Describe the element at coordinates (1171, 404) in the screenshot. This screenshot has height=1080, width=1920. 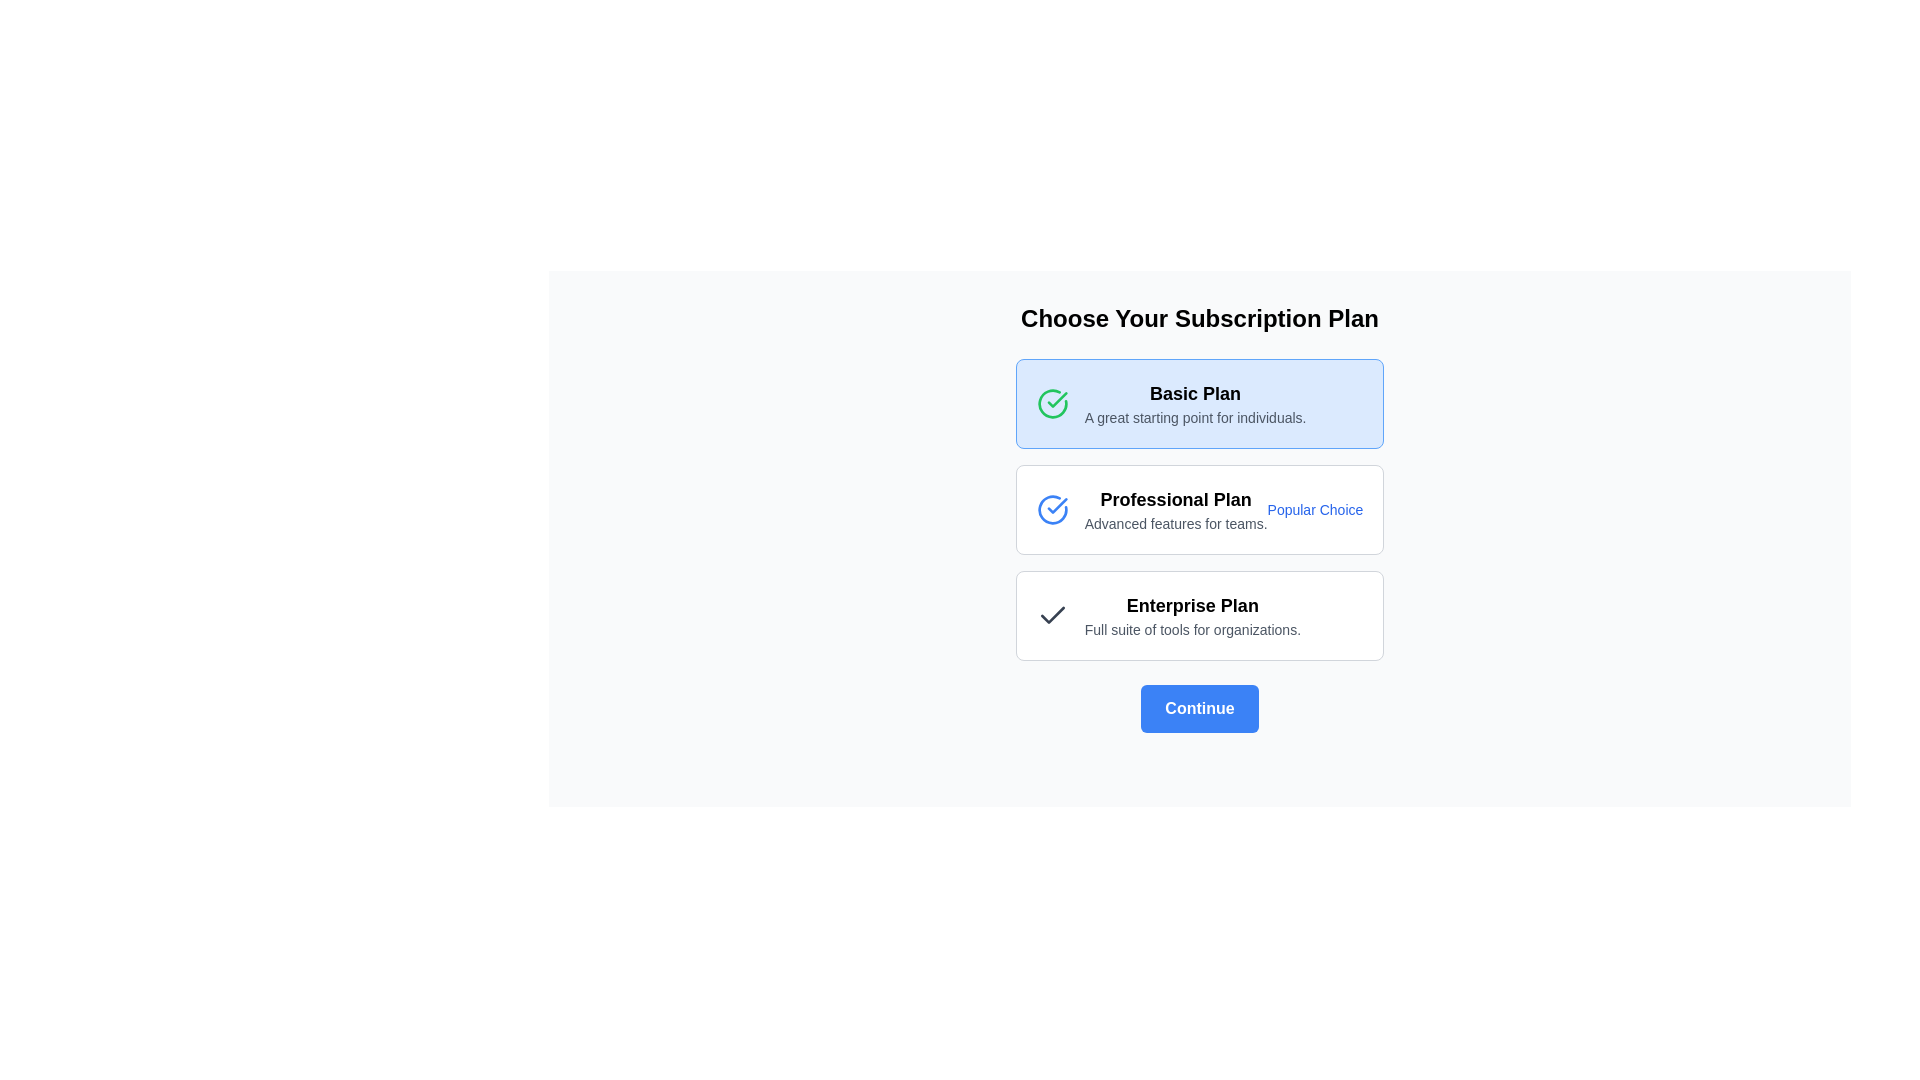
I see `the 'Basic Plan' subscription option, which is the topmost item in a vertical list of subscription plans, represented by a light blue rounded rectangle` at that location.